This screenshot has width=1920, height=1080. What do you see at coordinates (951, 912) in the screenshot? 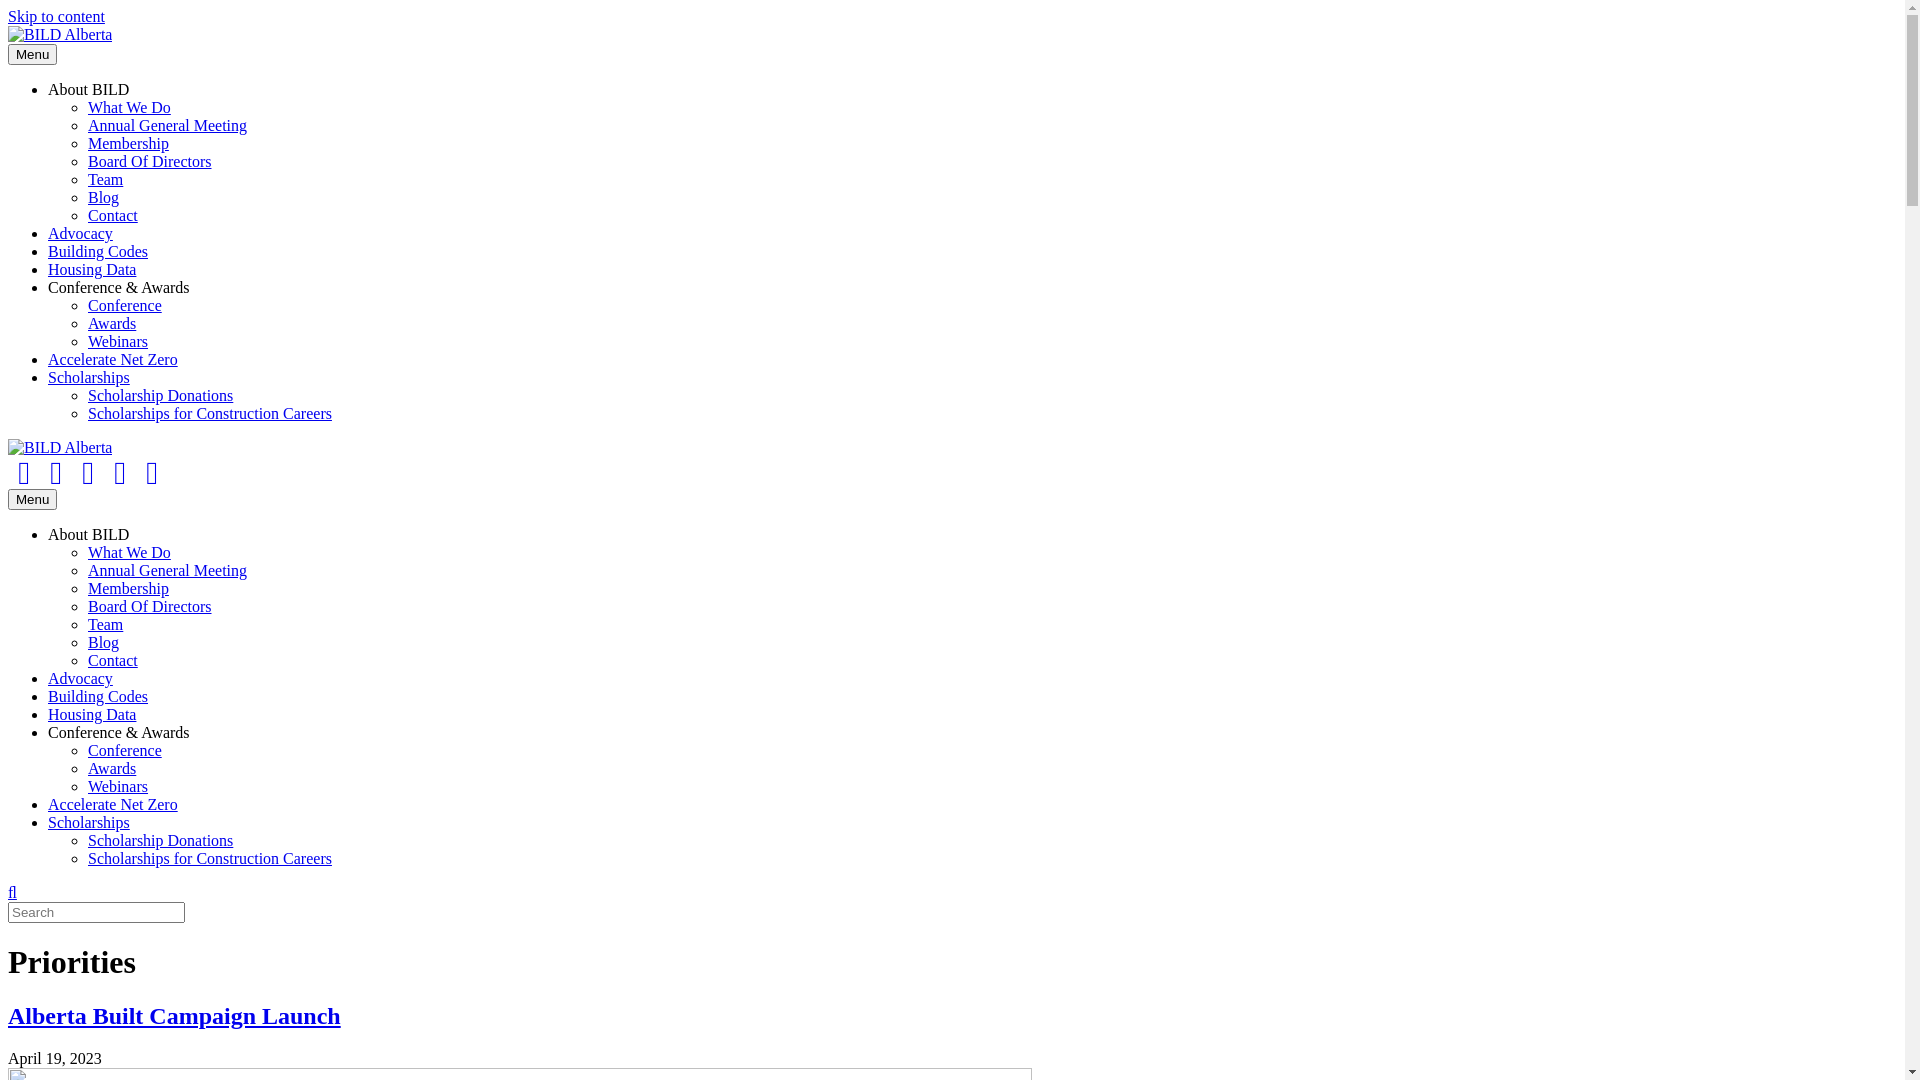
I see `'Type and press Enter to search.'` at bounding box center [951, 912].